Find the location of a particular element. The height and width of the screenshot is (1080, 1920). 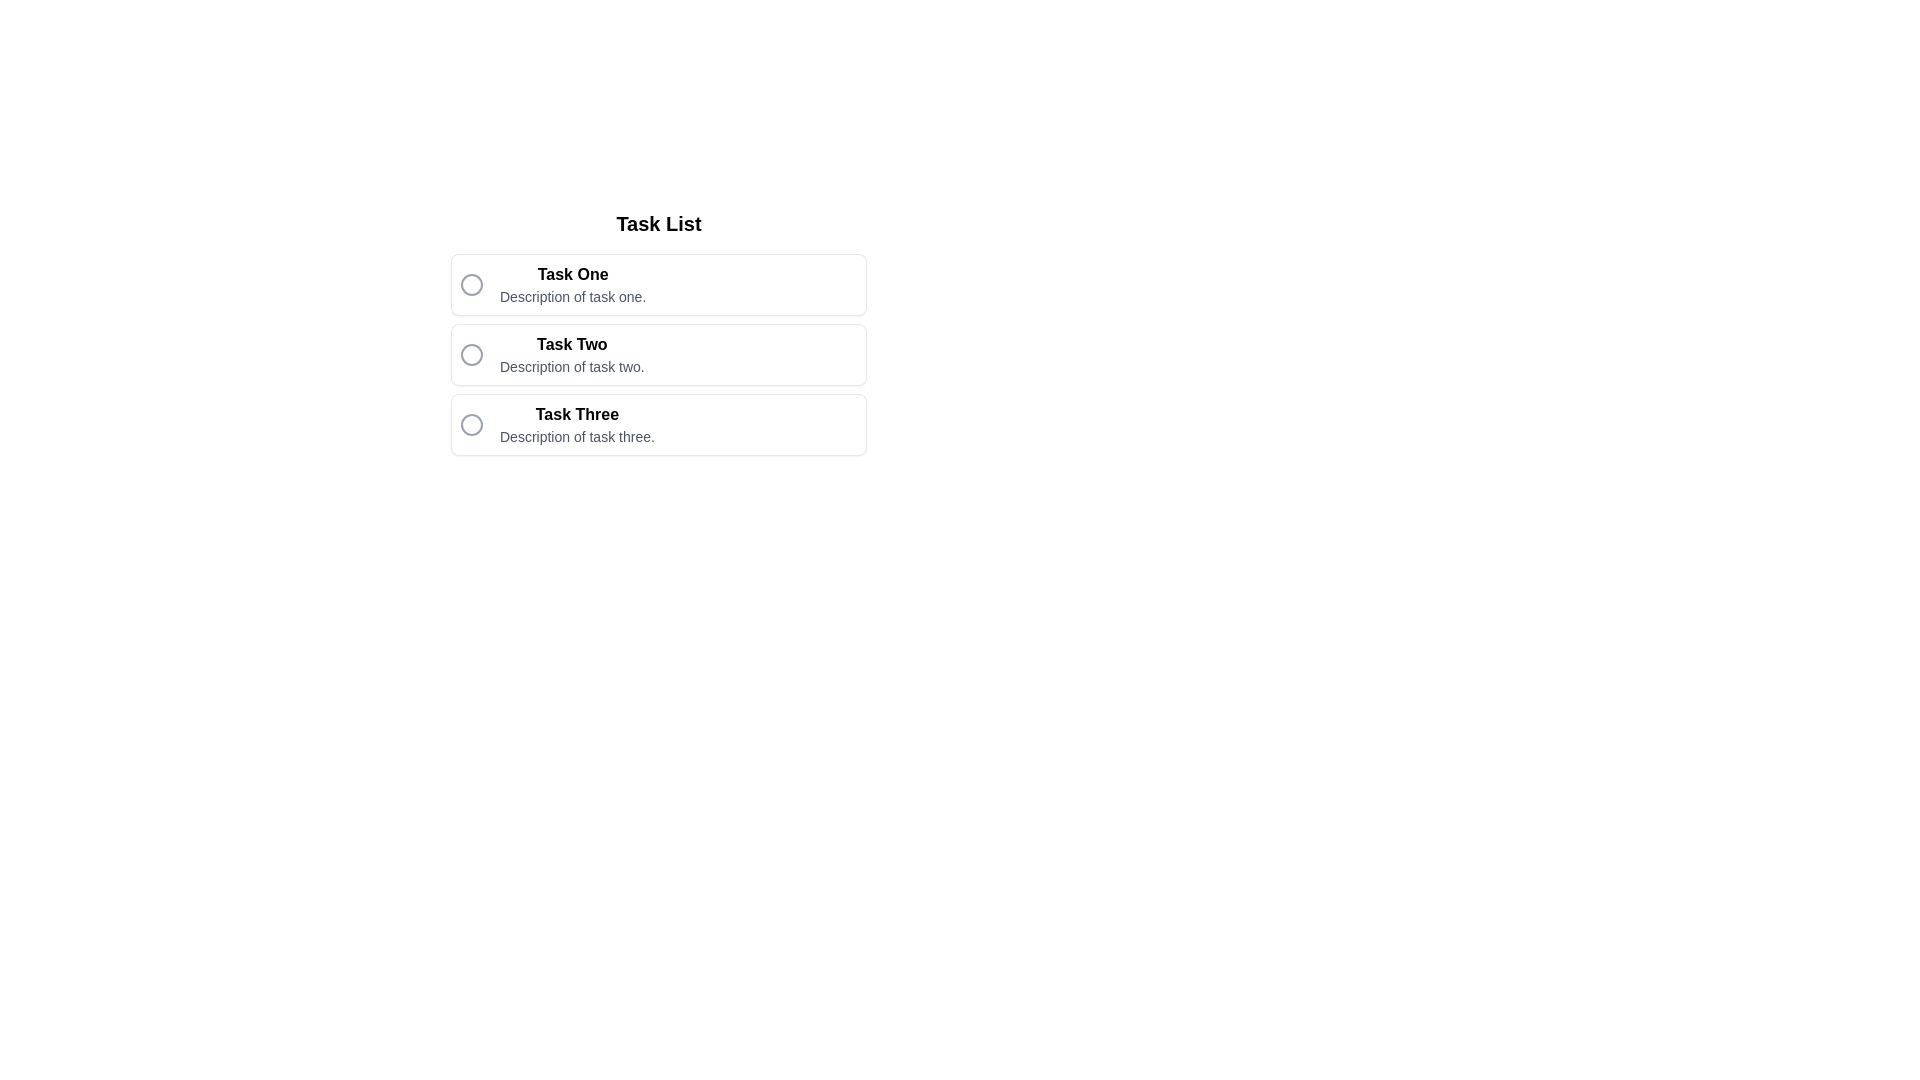

the radio button for the task item labeled 'Task Two' to trigger potential hover effects is located at coordinates (470, 353).